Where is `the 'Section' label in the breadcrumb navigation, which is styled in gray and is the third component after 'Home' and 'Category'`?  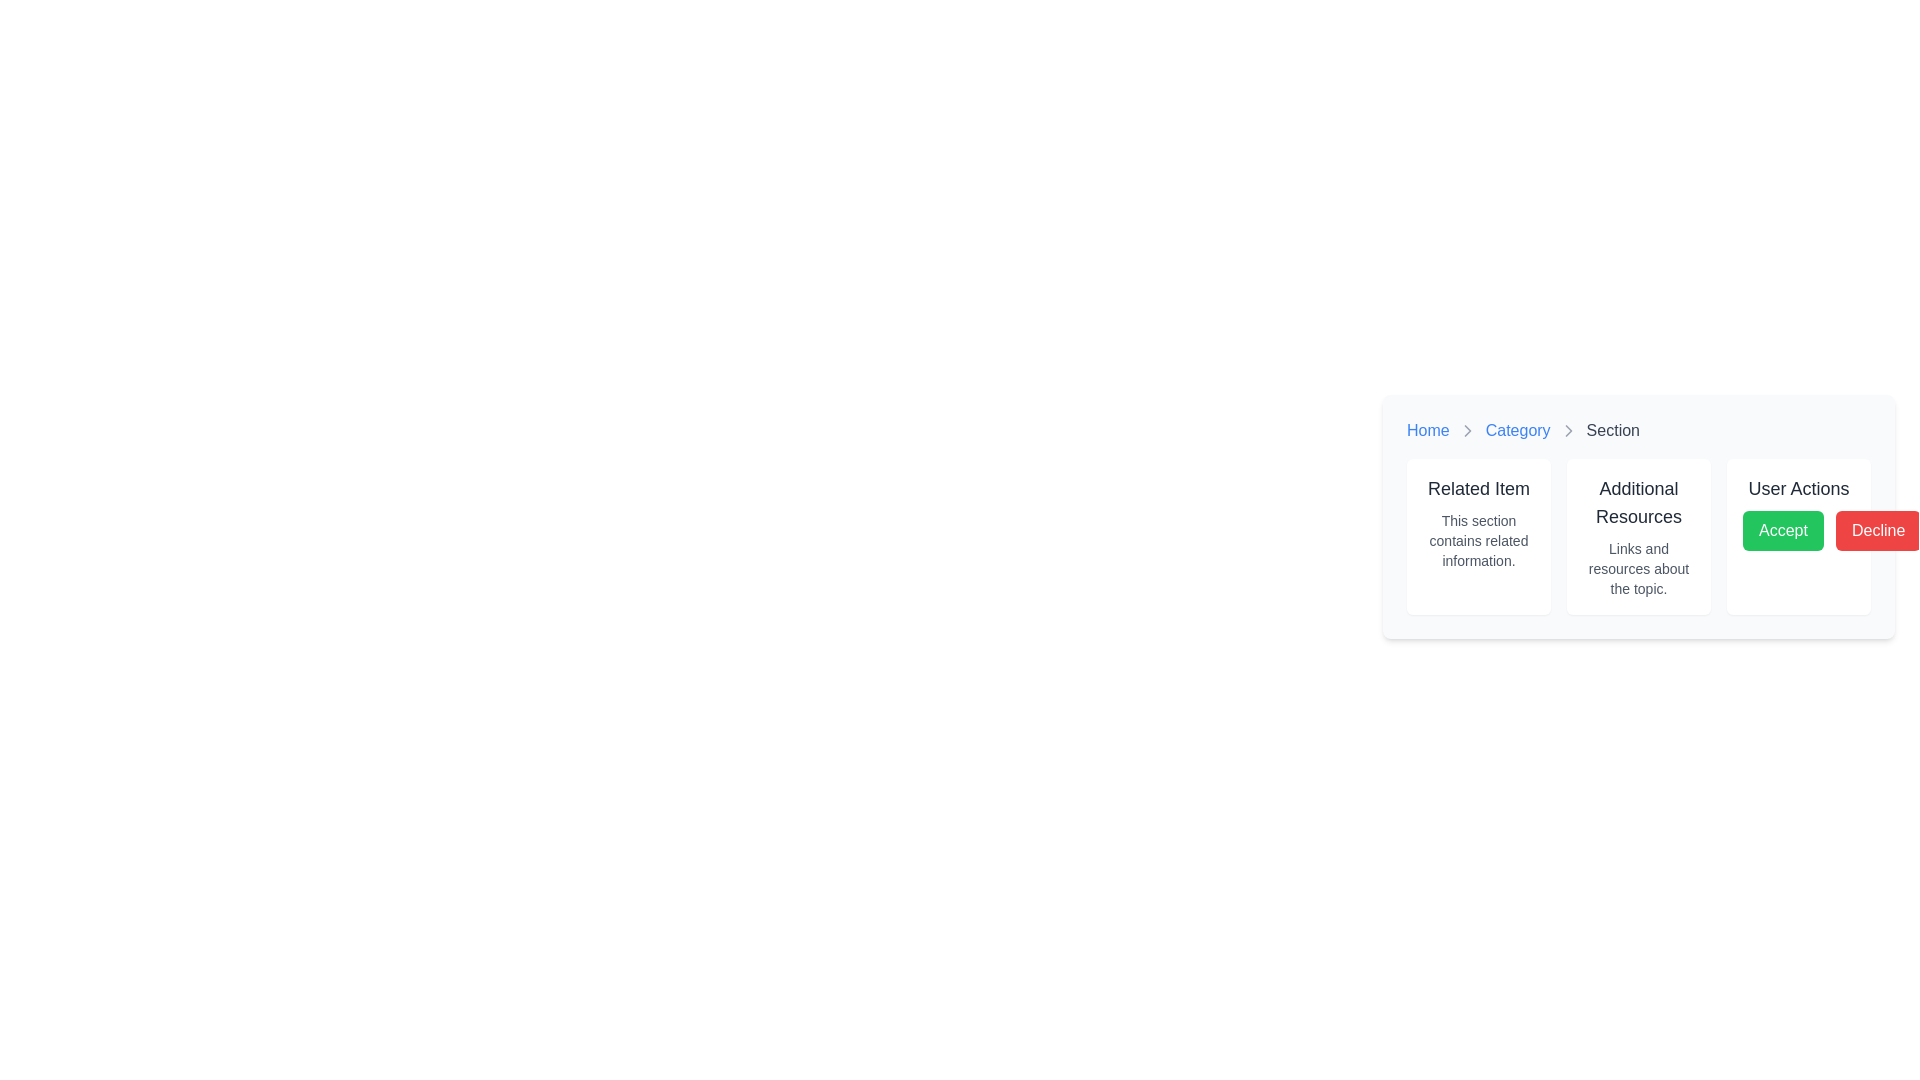 the 'Section' label in the breadcrumb navigation, which is styled in gray and is the third component after 'Home' and 'Category' is located at coordinates (1613, 430).